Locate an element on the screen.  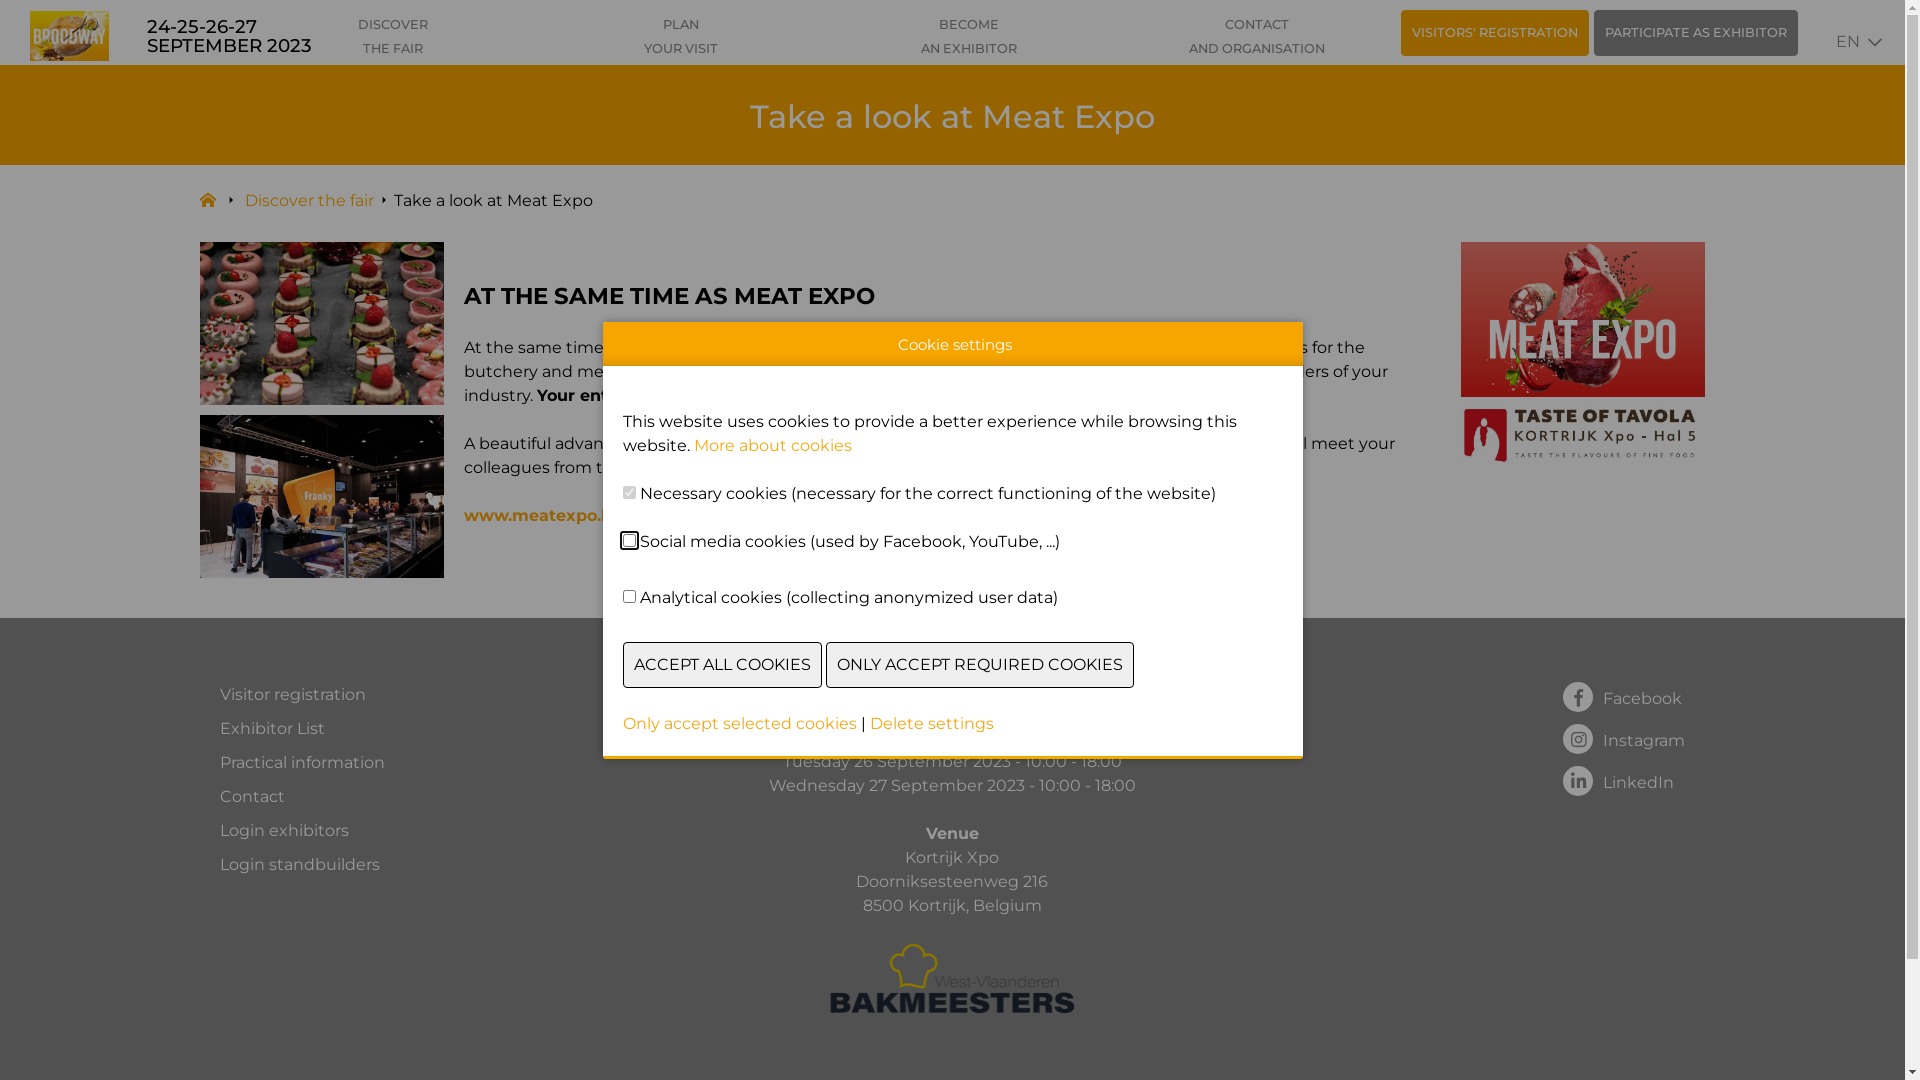
'Delete settings' is located at coordinates (869, 723).